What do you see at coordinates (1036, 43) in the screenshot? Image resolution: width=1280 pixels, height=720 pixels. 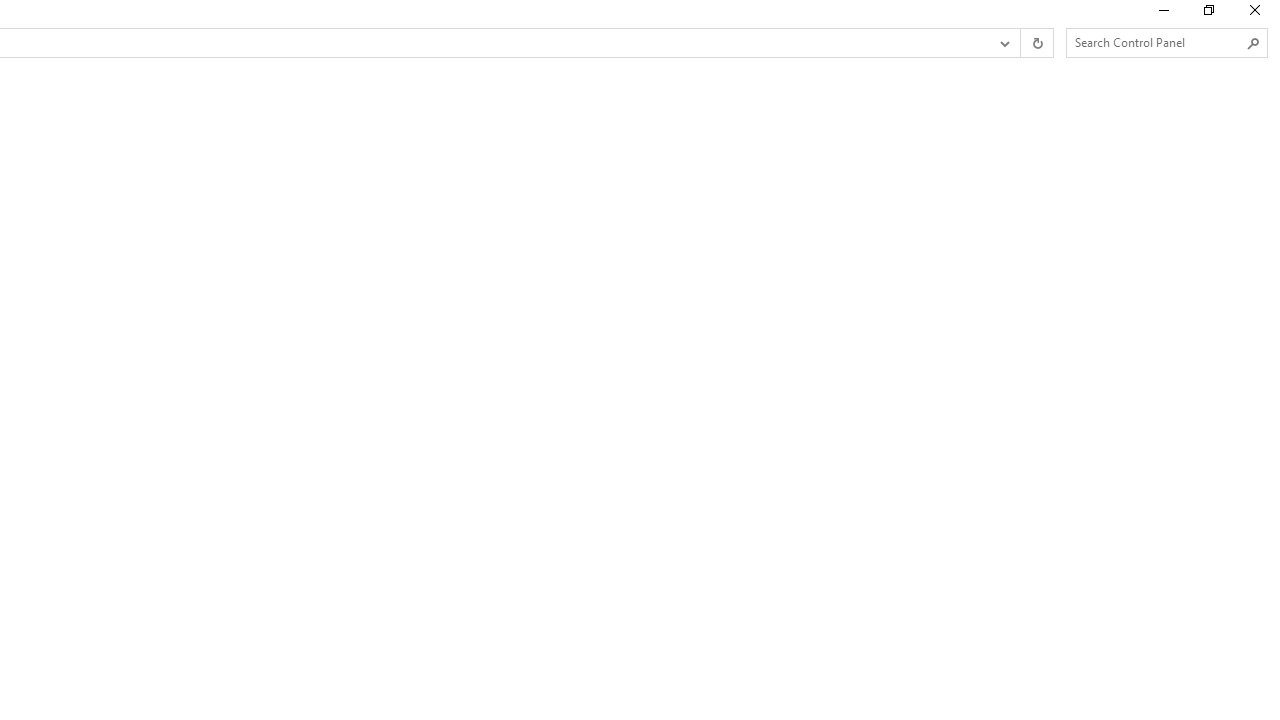 I see `'Refresh "Hardware and Sound" (F5)'` at bounding box center [1036, 43].